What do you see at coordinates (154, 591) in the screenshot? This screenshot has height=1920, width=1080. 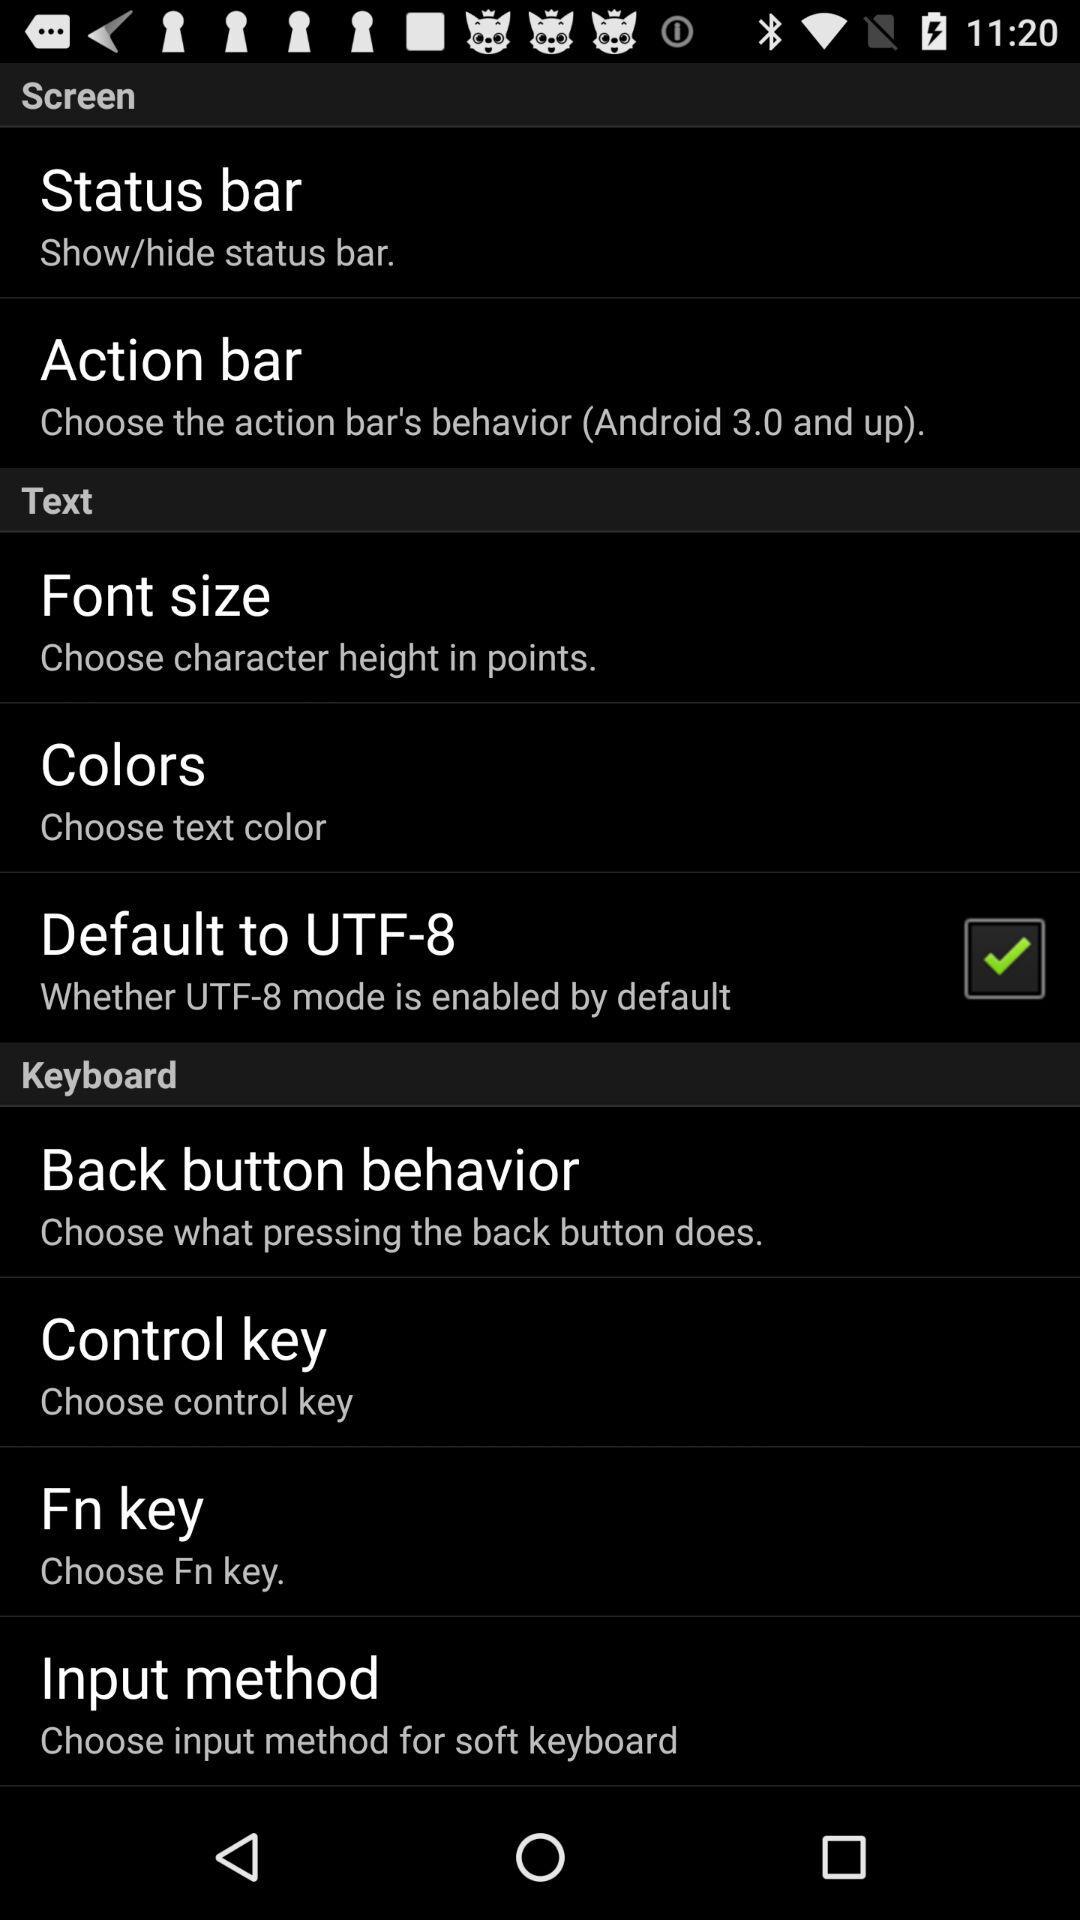 I see `the app below the text icon` at bounding box center [154, 591].